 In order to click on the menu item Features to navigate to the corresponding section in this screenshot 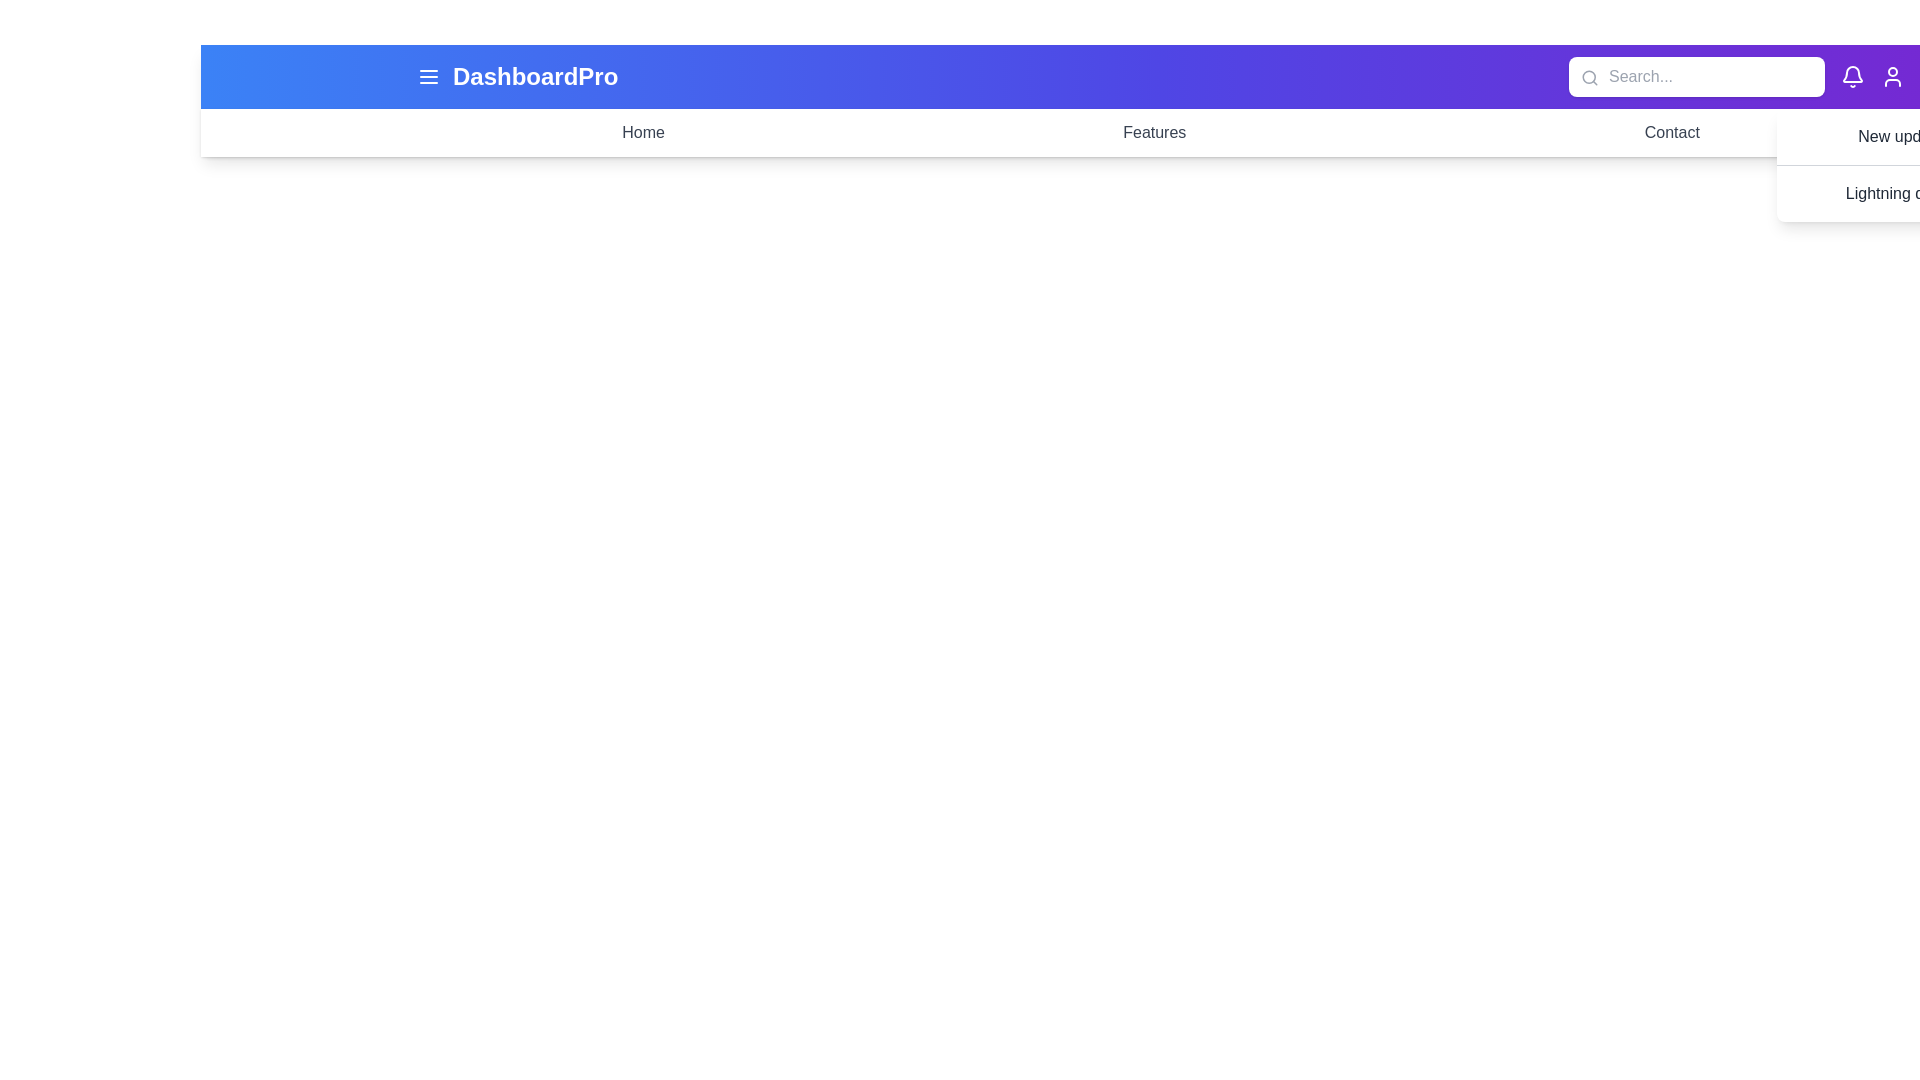, I will do `click(1154, 132)`.